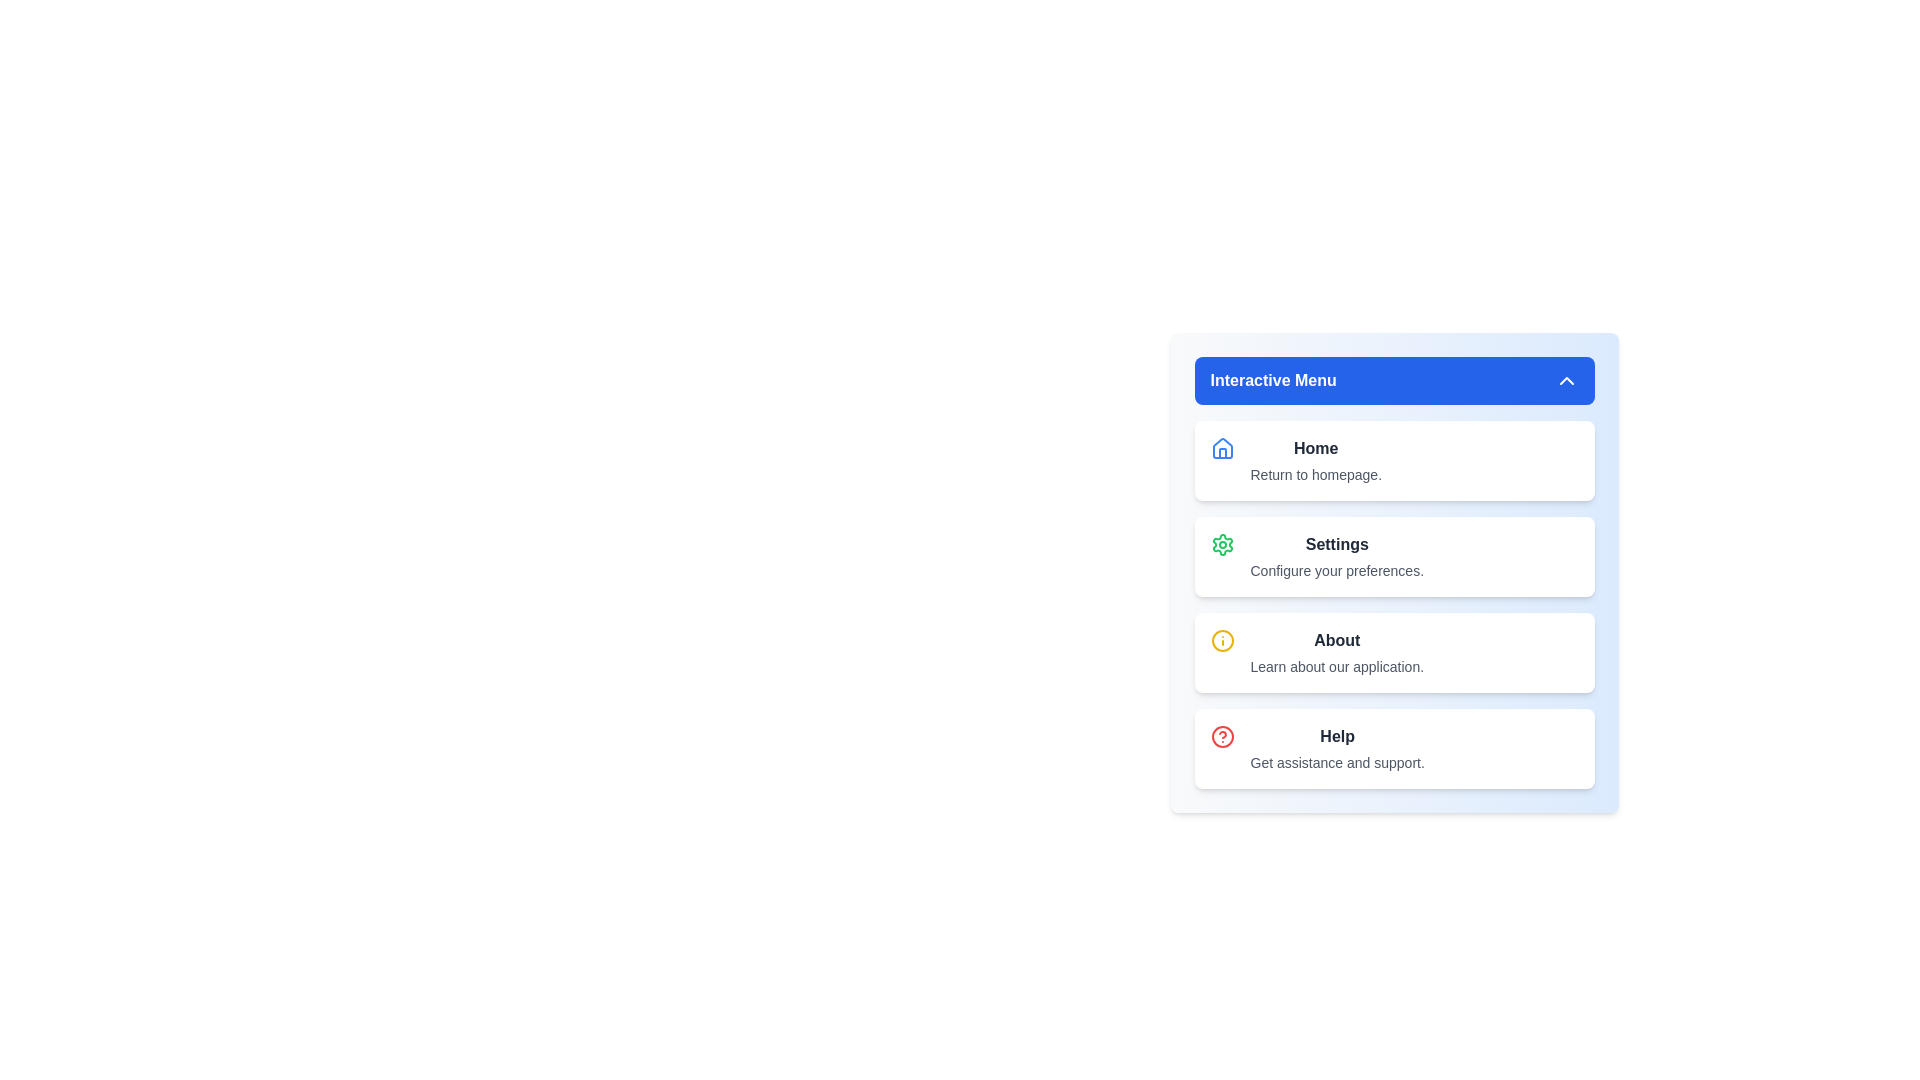 This screenshot has width=1920, height=1080. Describe the element at coordinates (1337, 748) in the screenshot. I see `the informational text block that contains the bold 'Help' text and the smaller 'Get assistance and support' text, located within the fourth card of the vertically stacked menu layout` at that location.